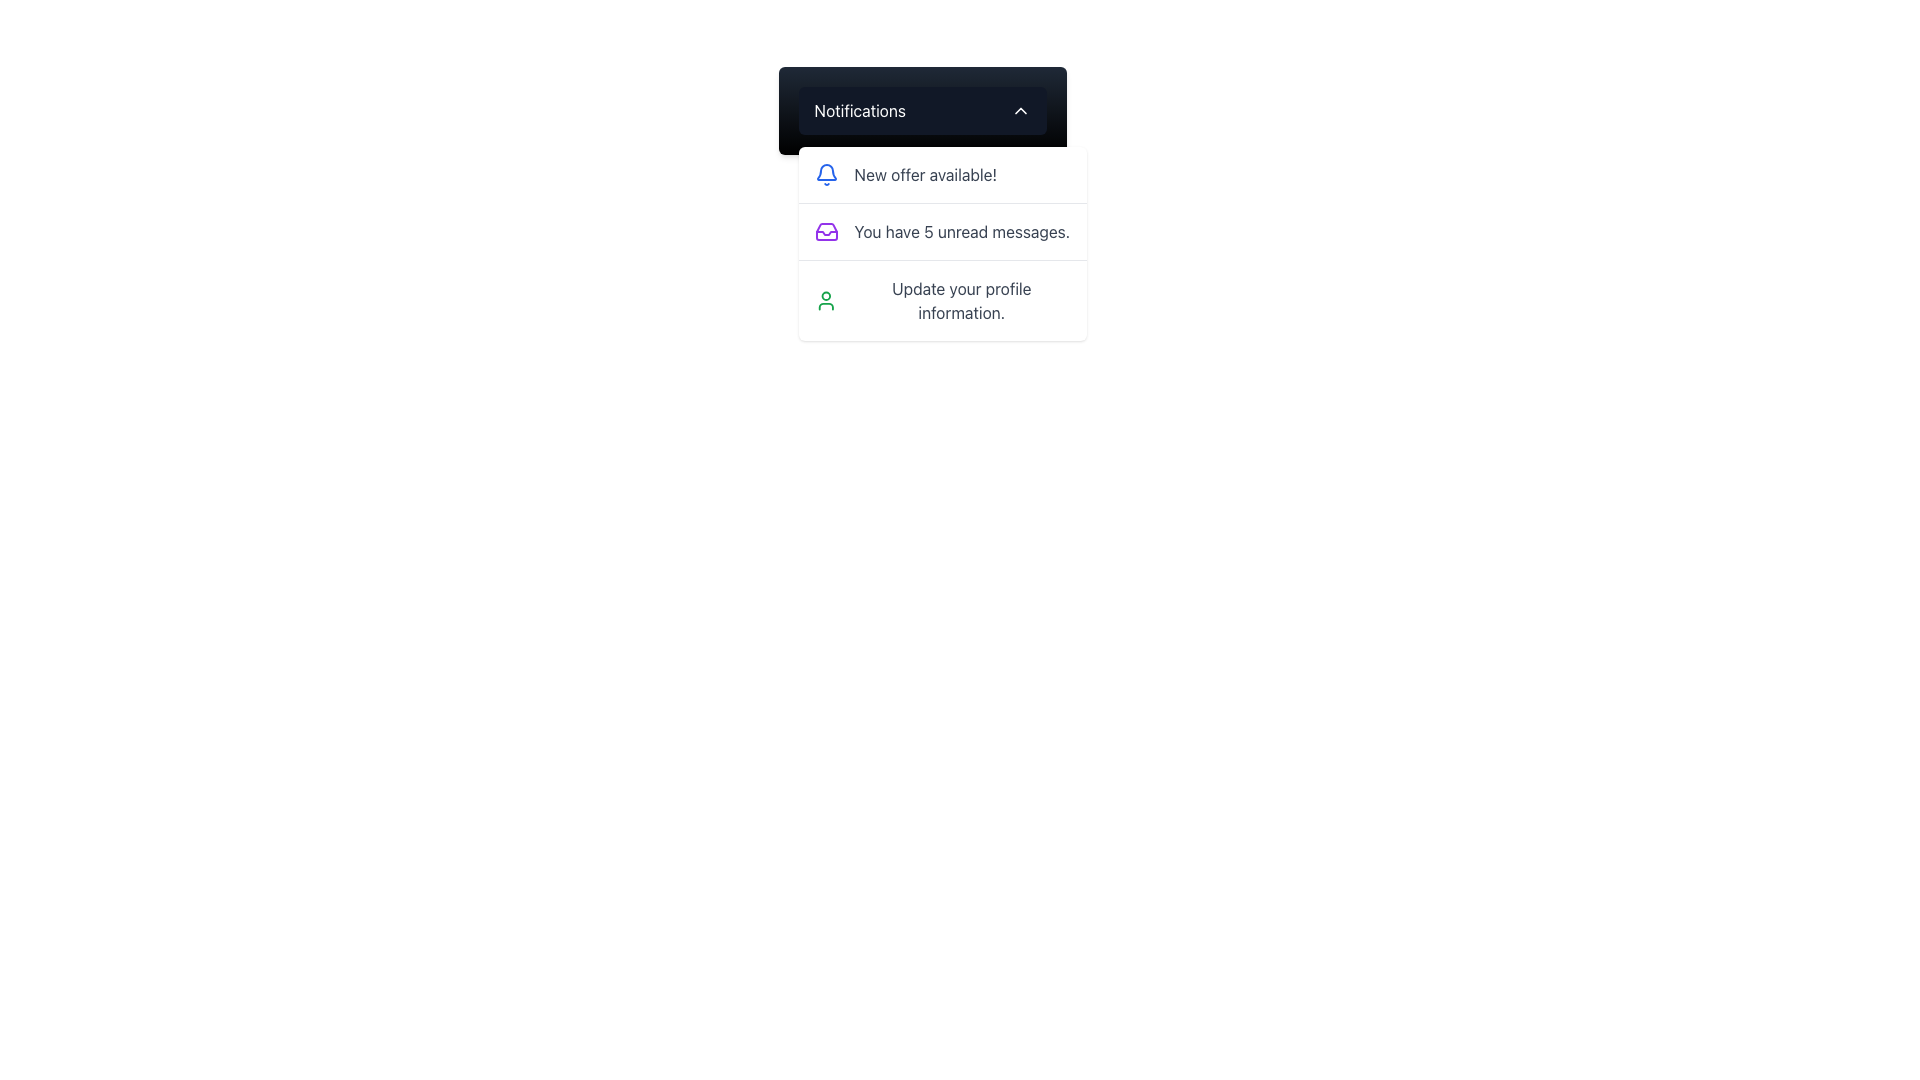 The width and height of the screenshot is (1920, 1080). I want to click on the first notification item indicating a new offer, located under the 'Notifications' header, so click(941, 173).